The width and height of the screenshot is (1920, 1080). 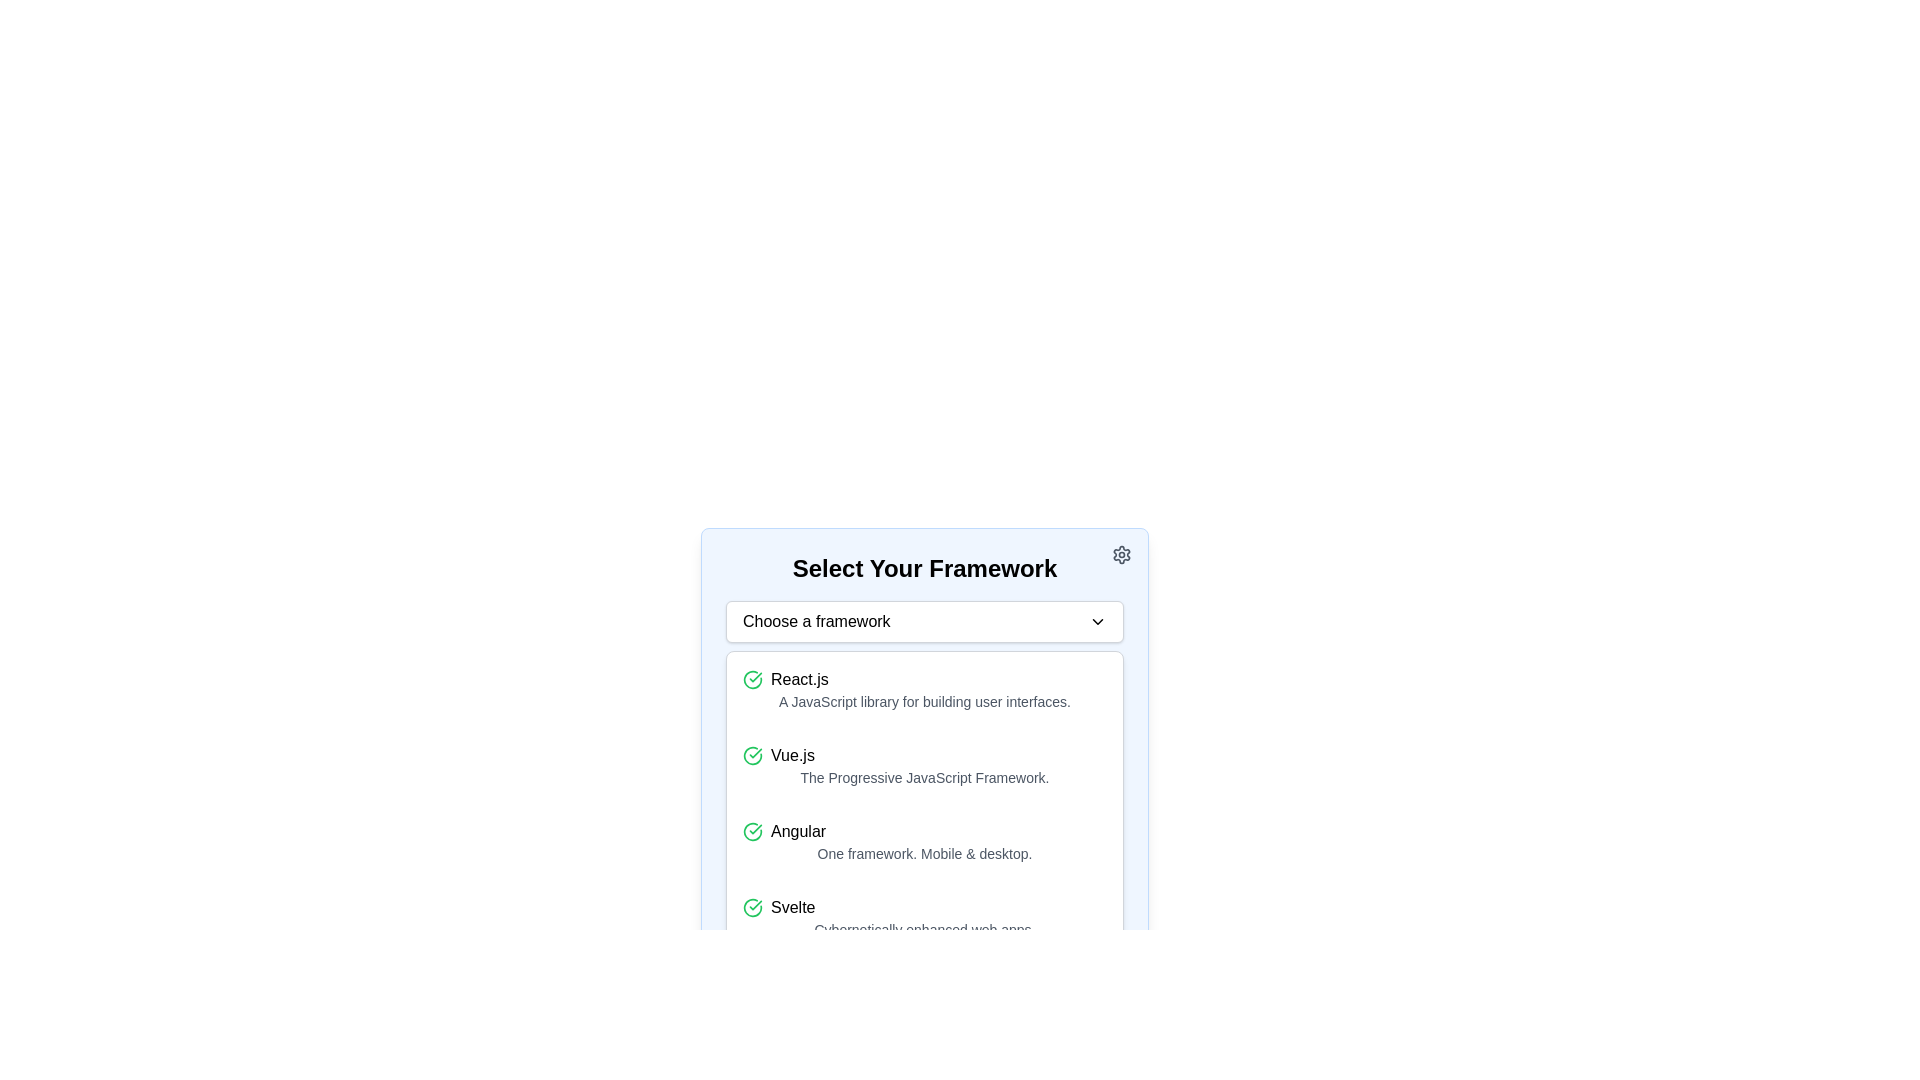 What do you see at coordinates (1122, 555) in the screenshot?
I see `the gear icon located in the top-right section of the 'Select Your Framework' dialog box` at bounding box center [1122, 555].